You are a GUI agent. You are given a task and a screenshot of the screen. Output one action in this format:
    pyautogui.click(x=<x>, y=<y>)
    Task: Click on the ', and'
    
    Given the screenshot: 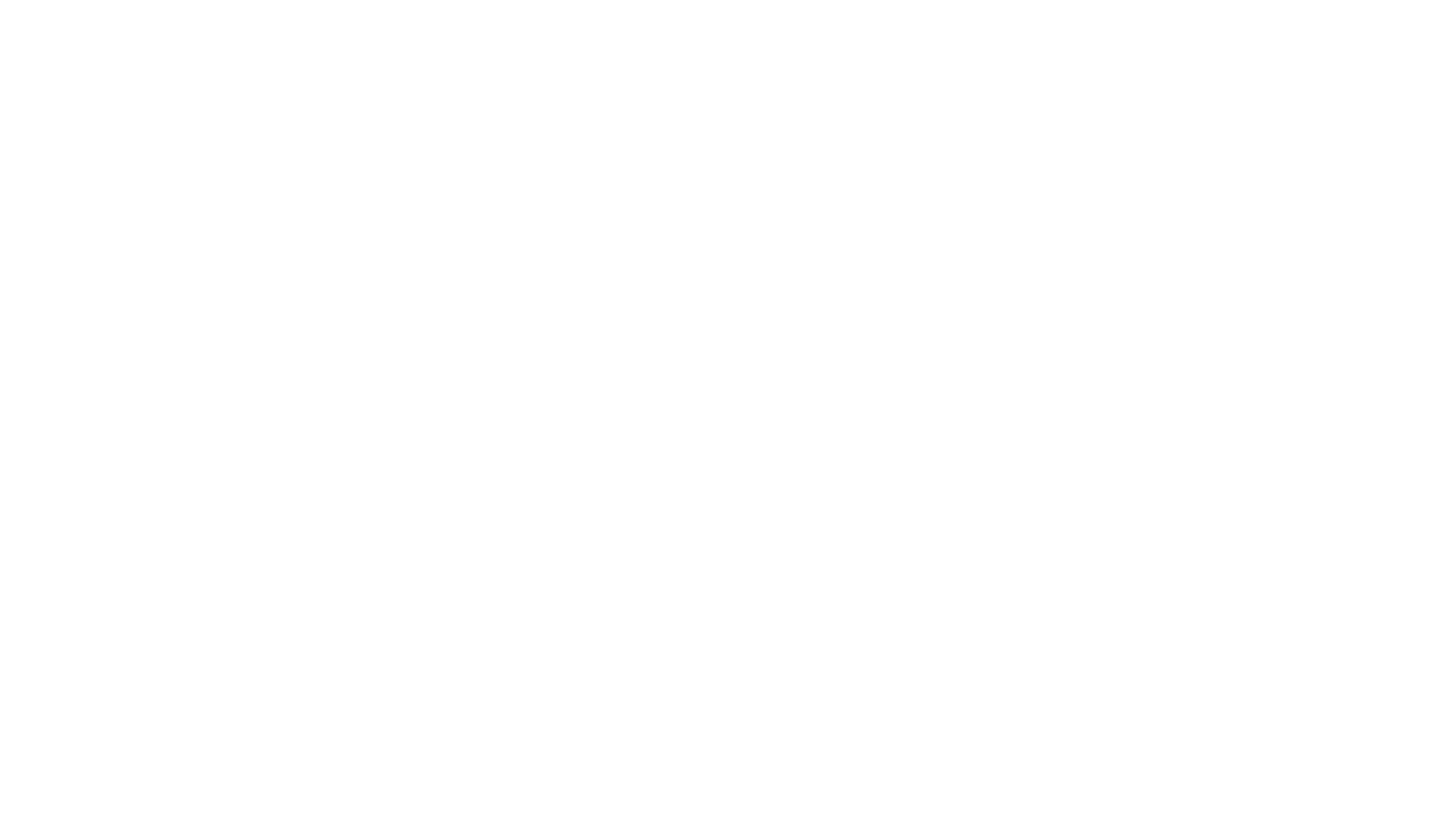 What is the action you would take?
    pyautogui.click(x=356, y=34)
    